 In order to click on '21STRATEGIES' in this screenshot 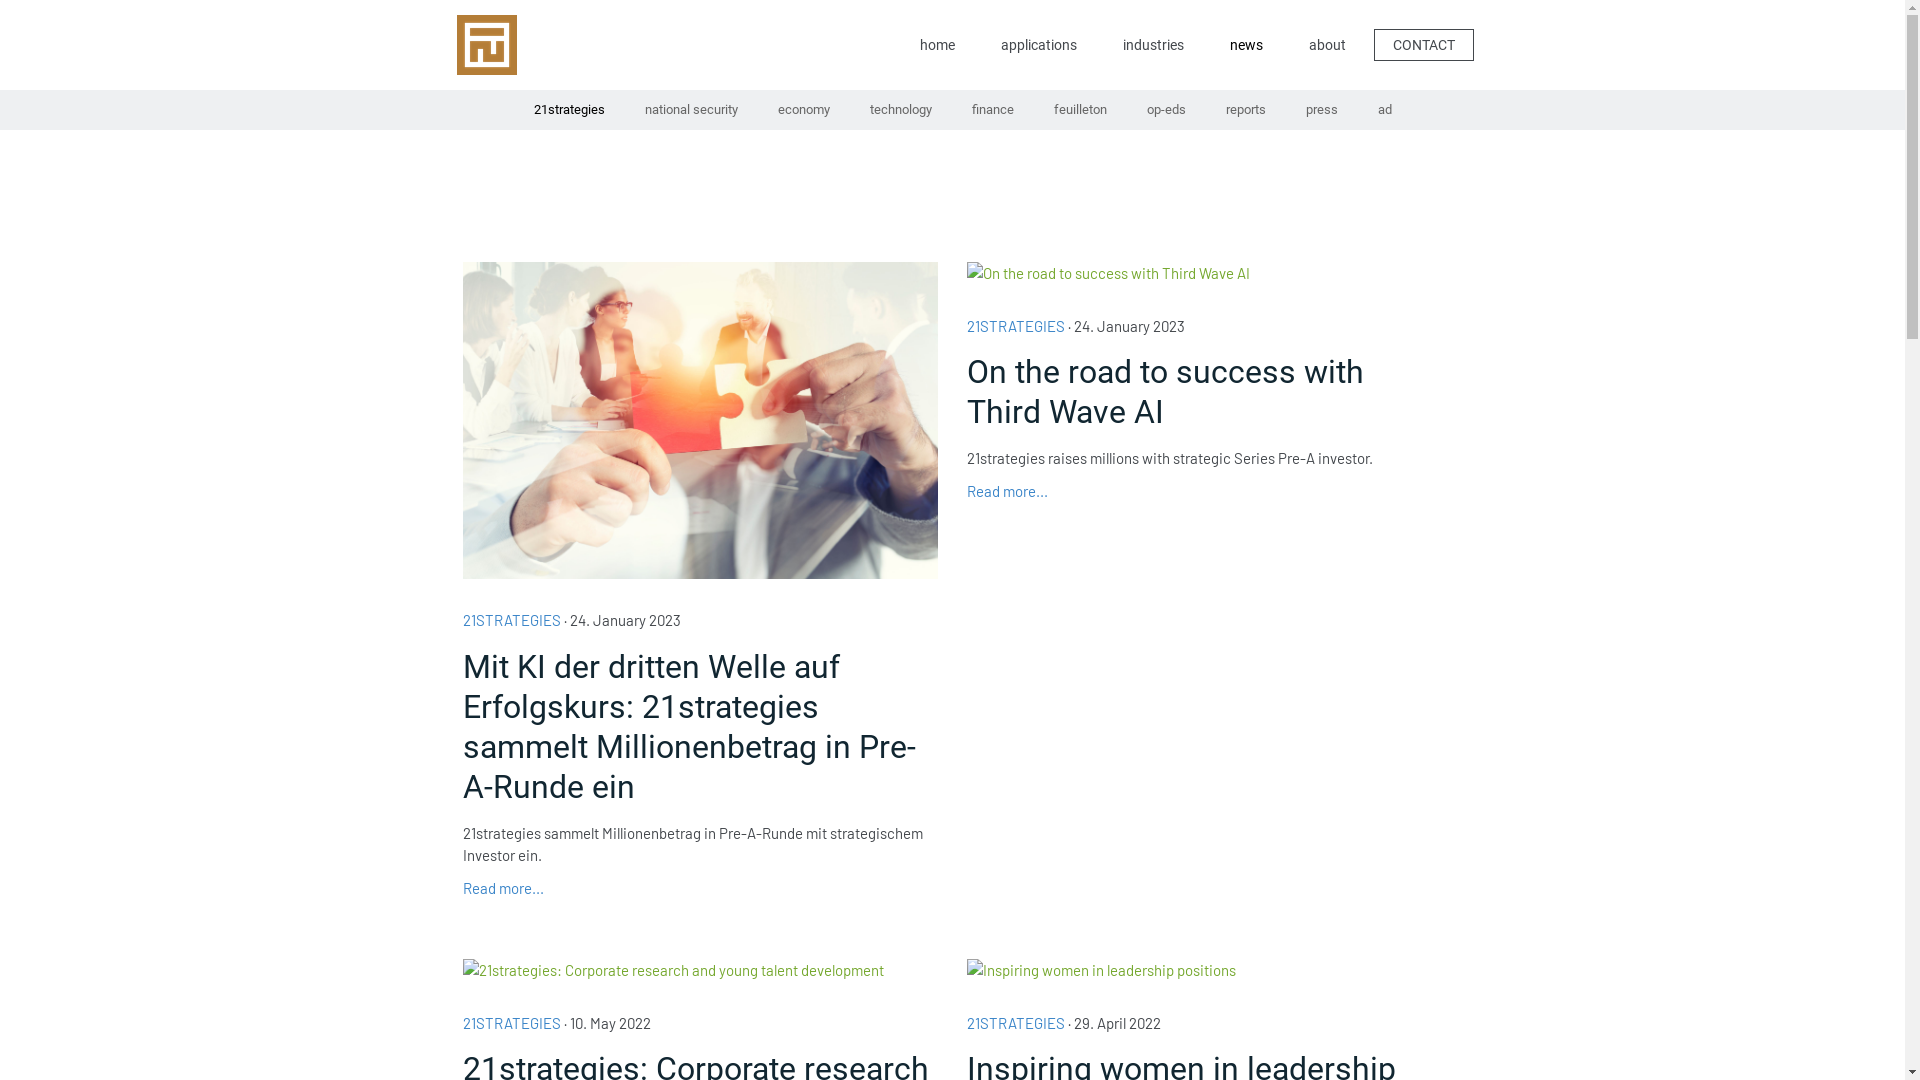, I will do `click(1016, 323)`.